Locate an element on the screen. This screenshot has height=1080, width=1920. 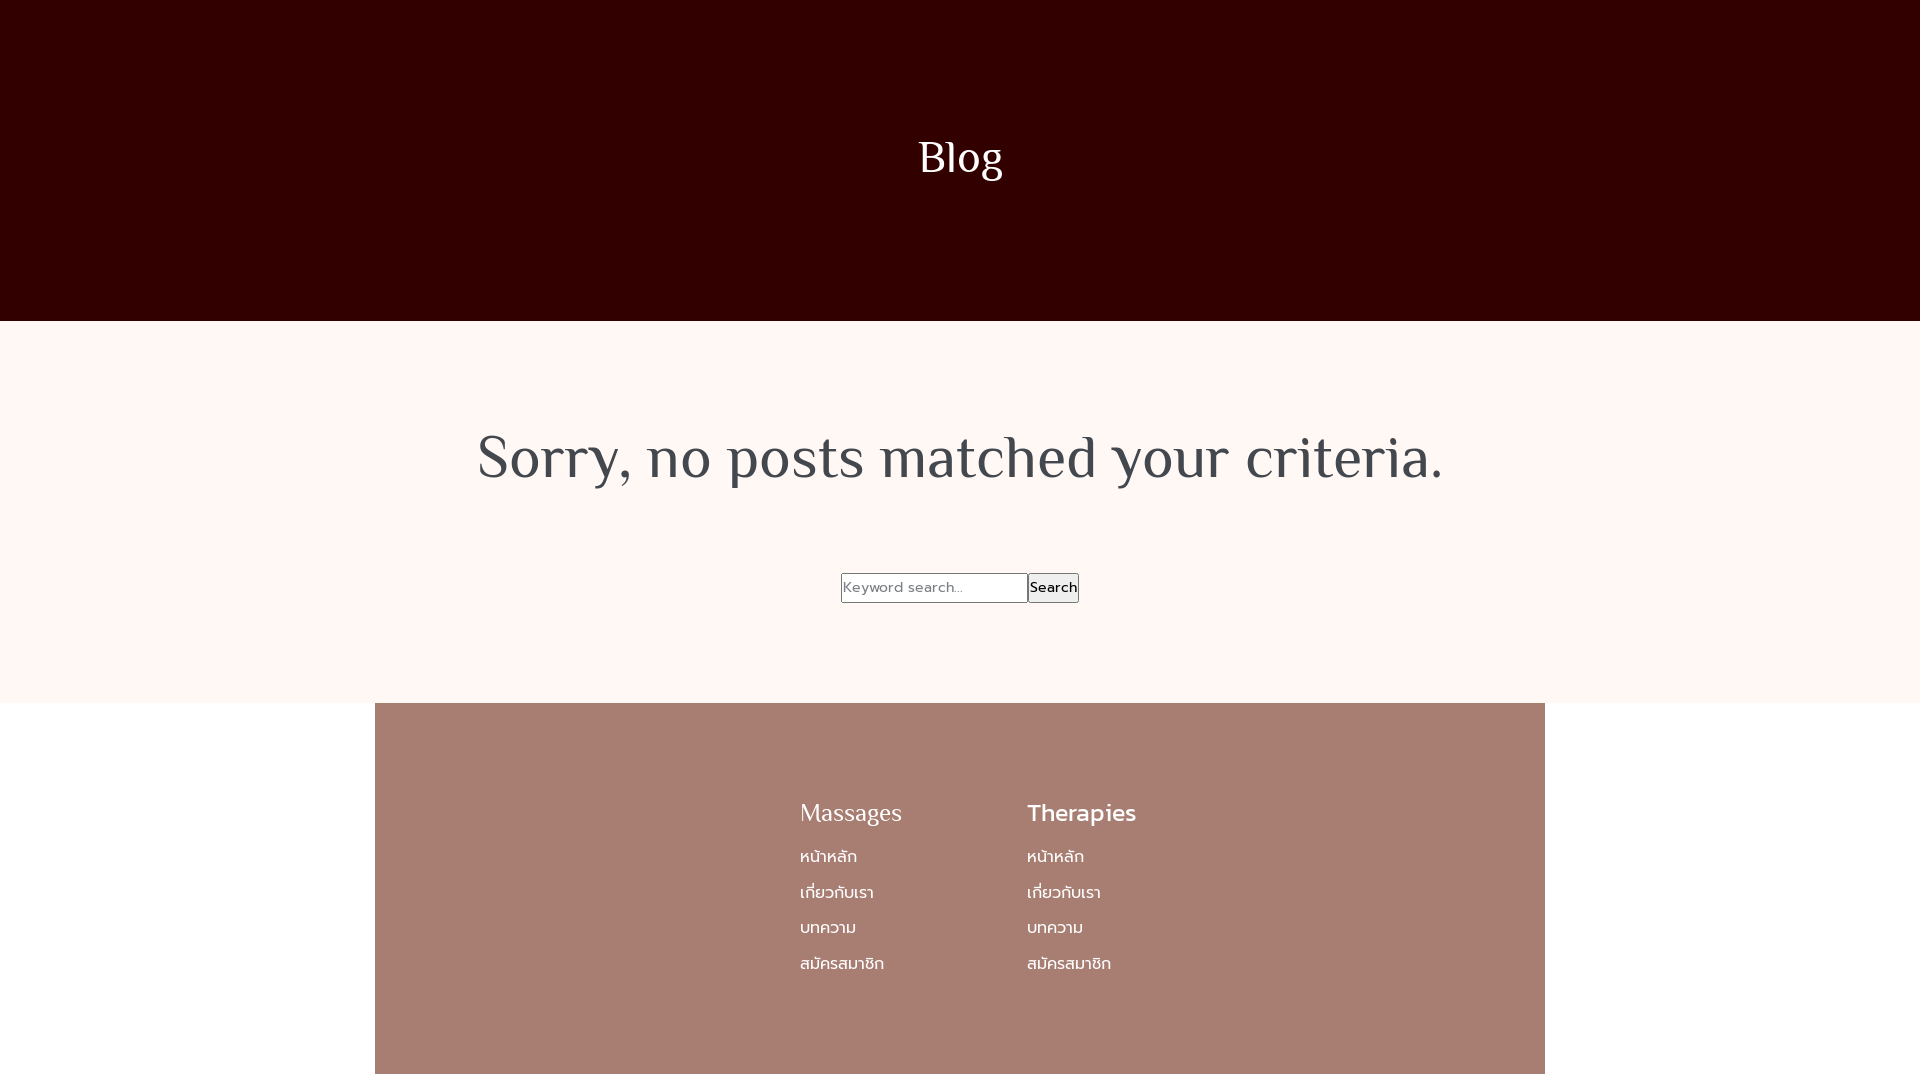
'Search' is located at coordinates (1052, 586).